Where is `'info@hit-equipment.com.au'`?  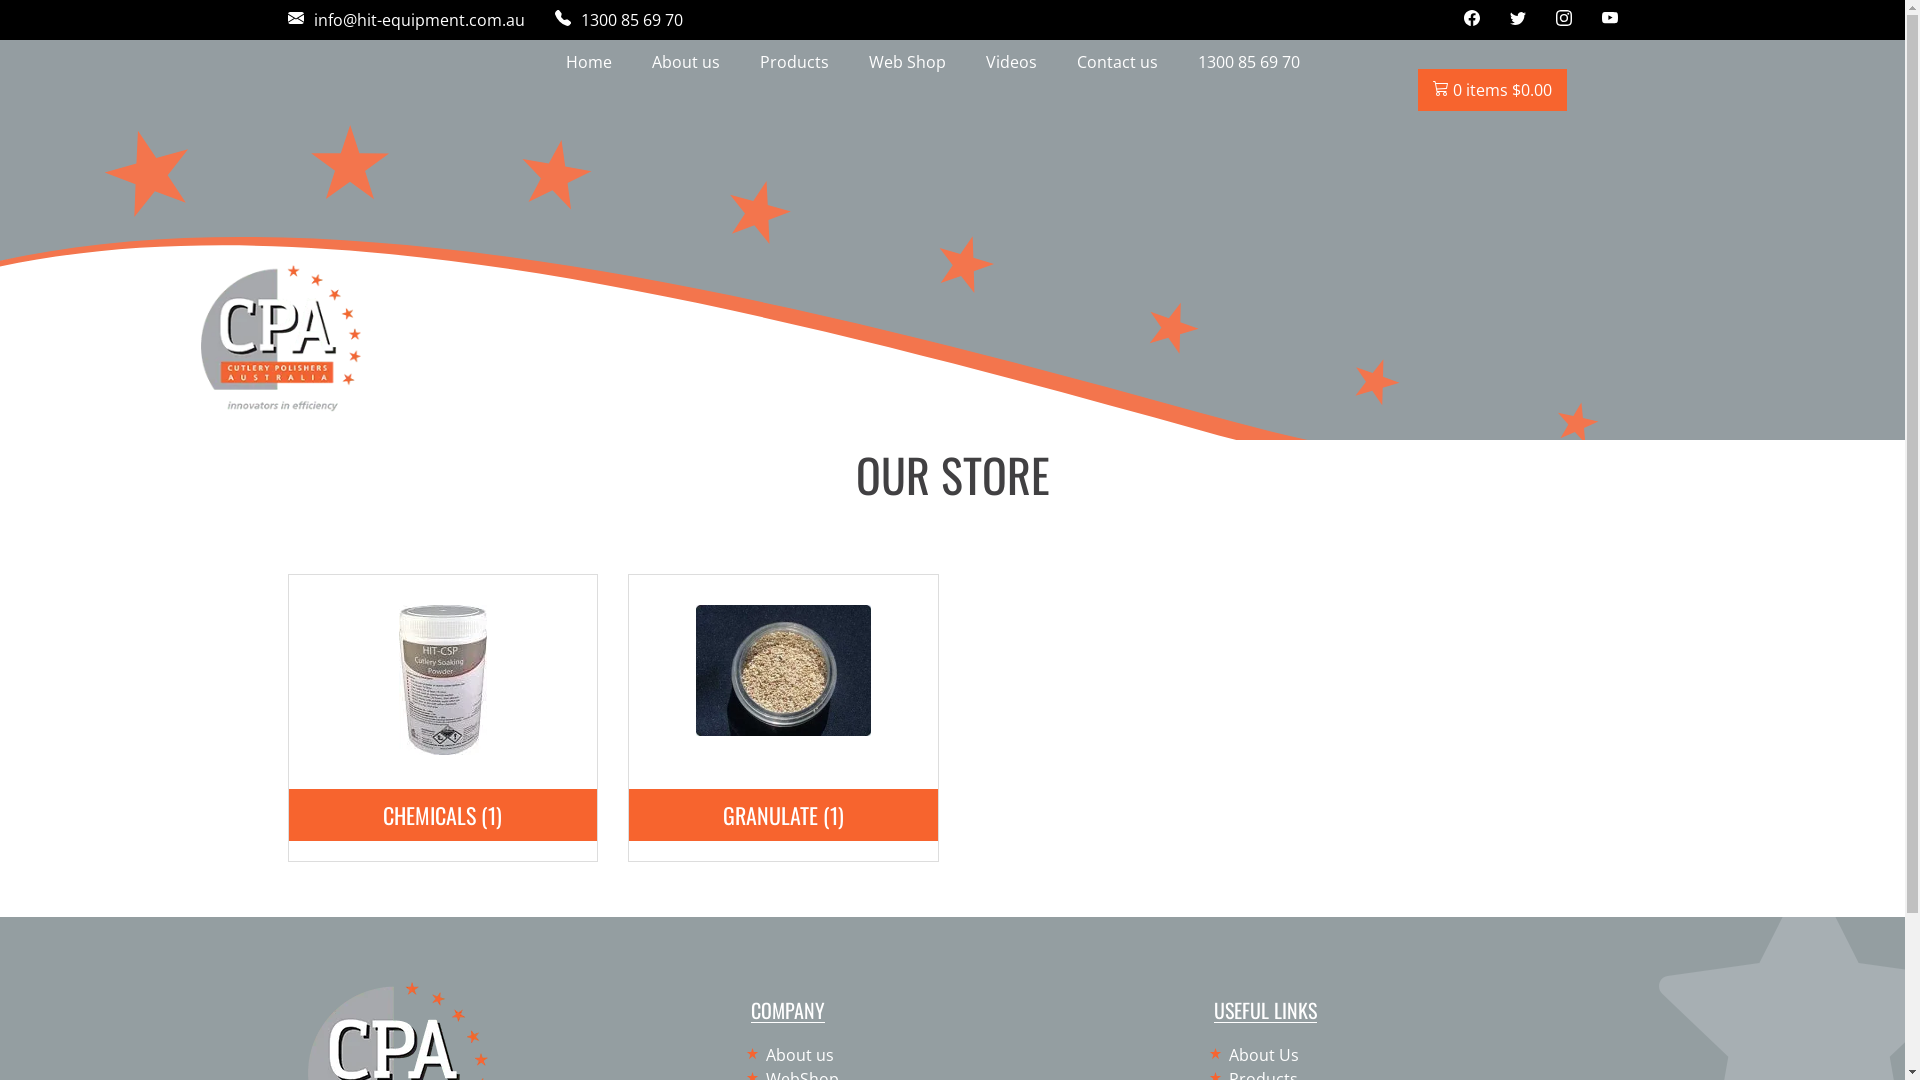
'info@hit-equipment.com.au' is located at coordinates (405, 19).